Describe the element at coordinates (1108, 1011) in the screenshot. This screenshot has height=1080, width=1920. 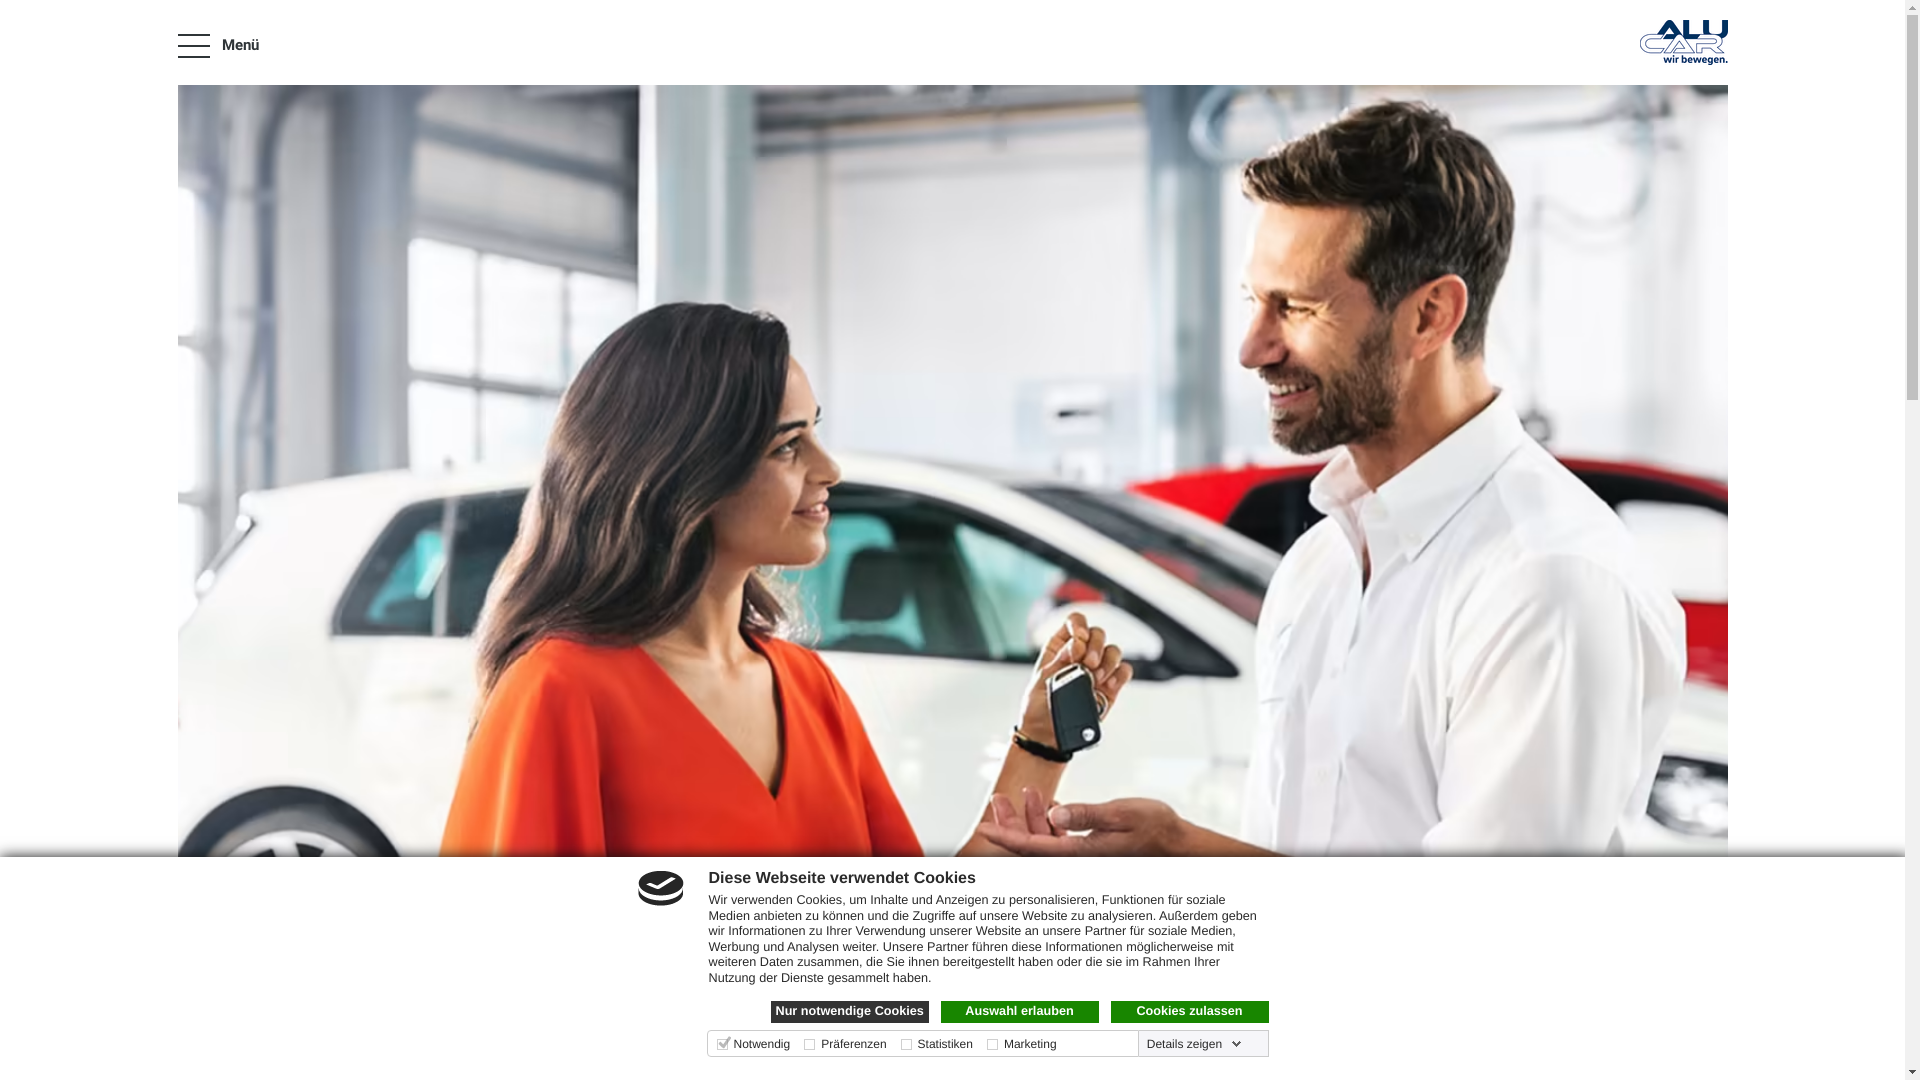
I see `'Cookies zulassen'` at that location.